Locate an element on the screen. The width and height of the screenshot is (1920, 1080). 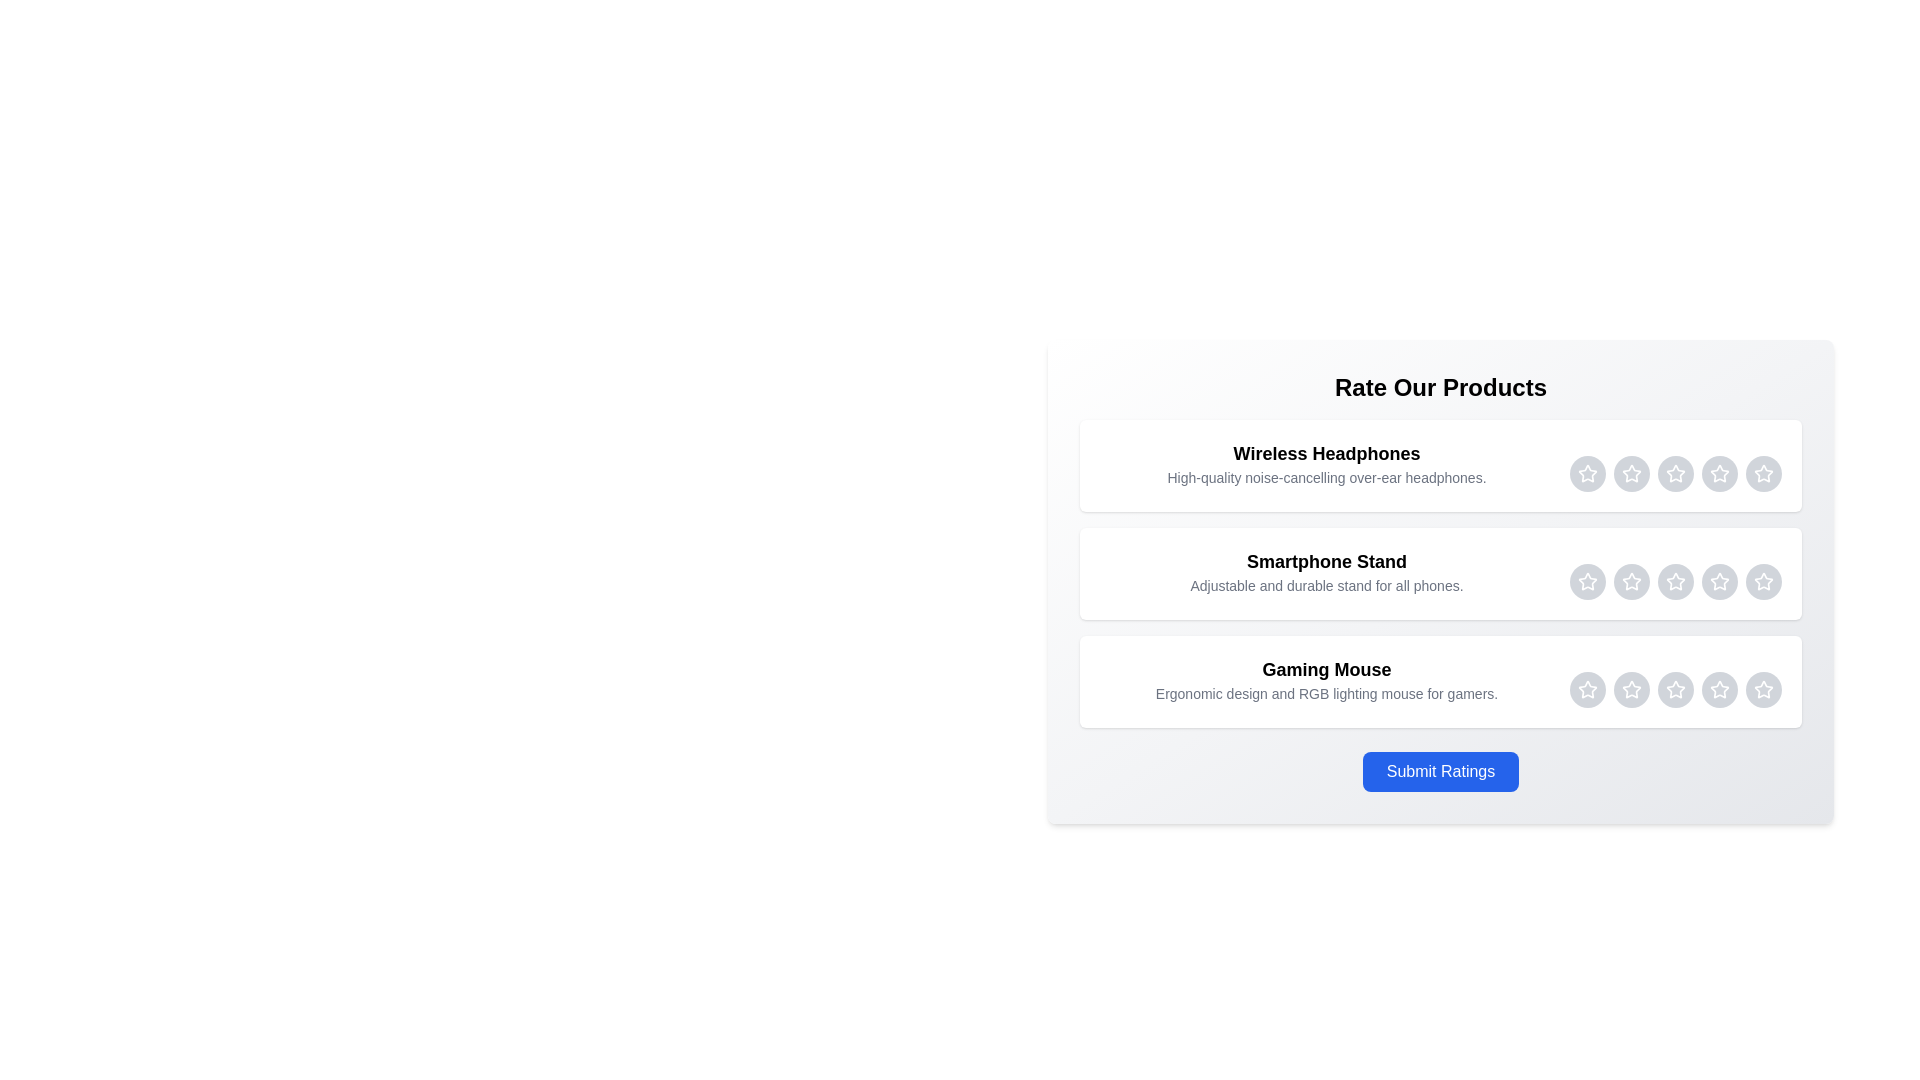
the Smartphone Stand rating star 1 is located at coordinates (1587, 582).